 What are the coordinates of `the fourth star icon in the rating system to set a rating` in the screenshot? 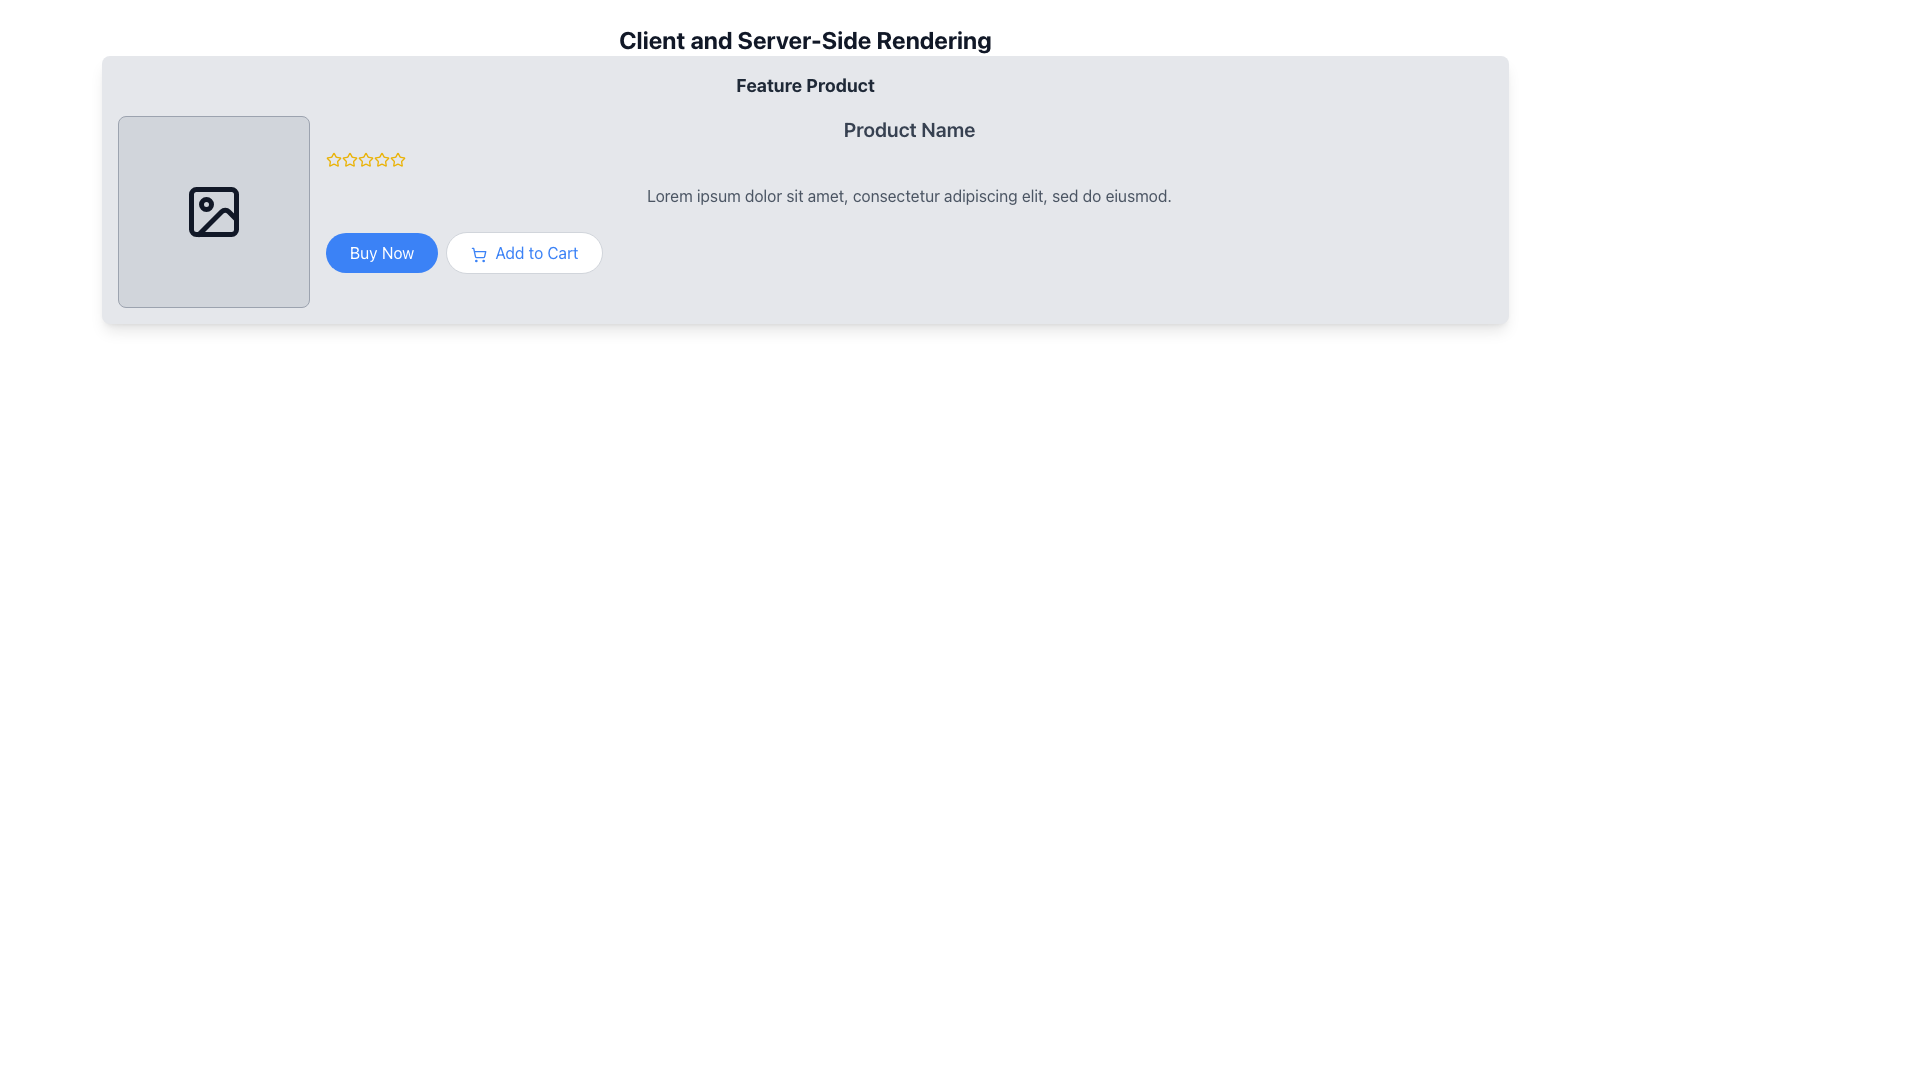 It's located at (398, 158).